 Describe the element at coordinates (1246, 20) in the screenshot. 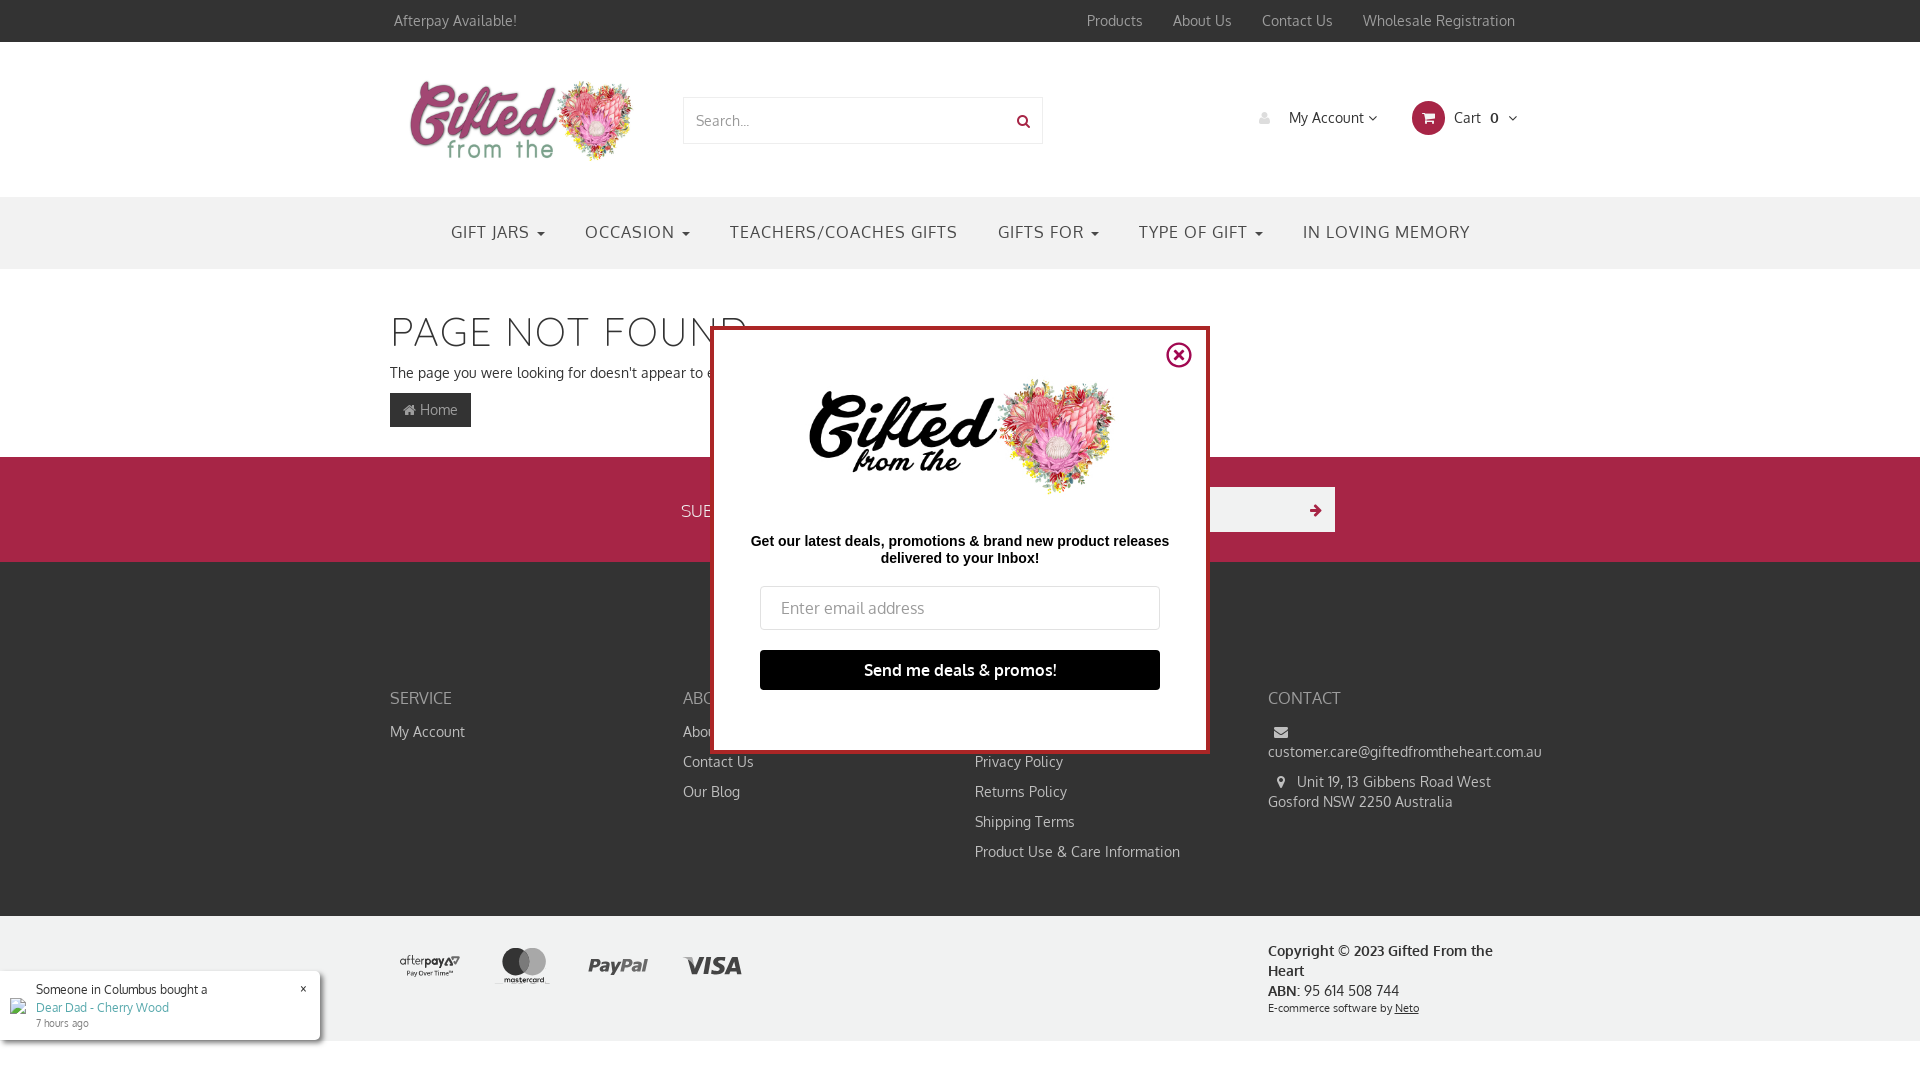

I see `'Contact Us'` at that location.